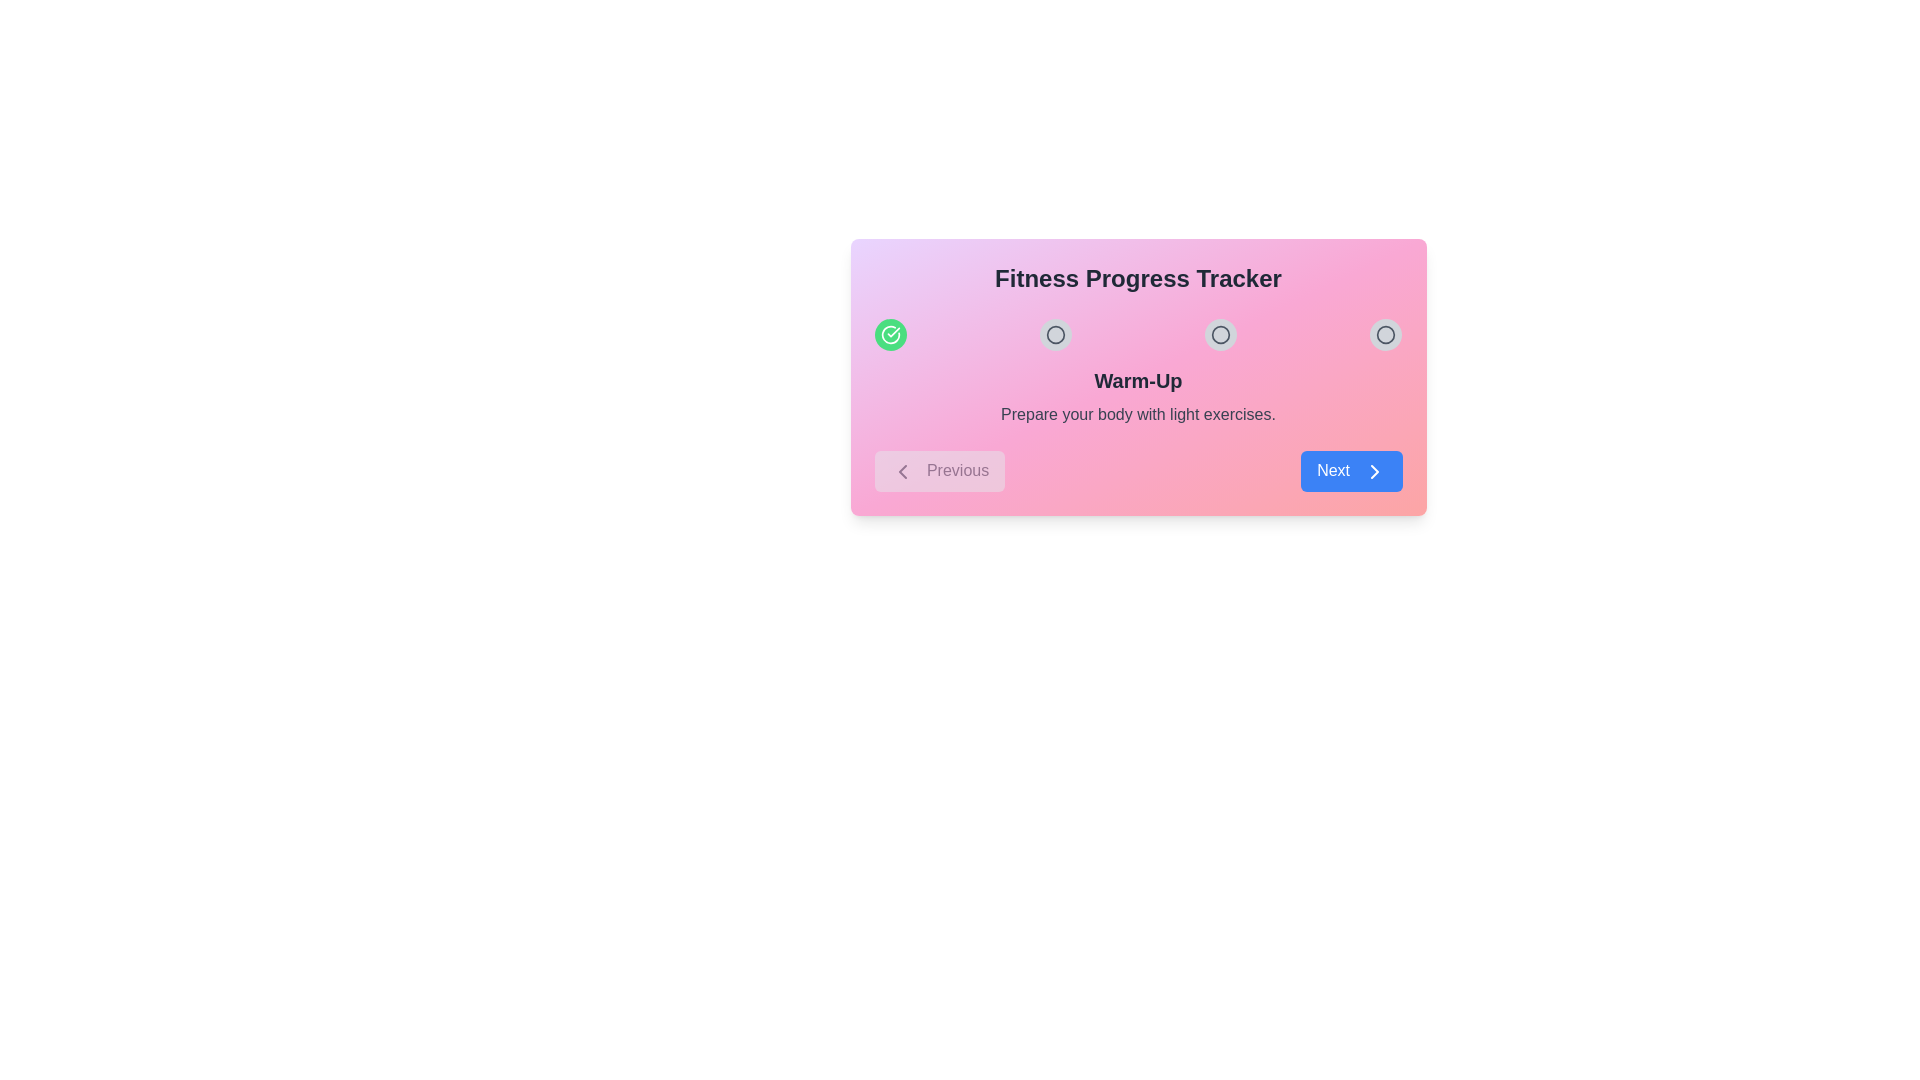 The image size is (1920, 1080). I want to click on the inactive step indicator, so click(1385, 334).